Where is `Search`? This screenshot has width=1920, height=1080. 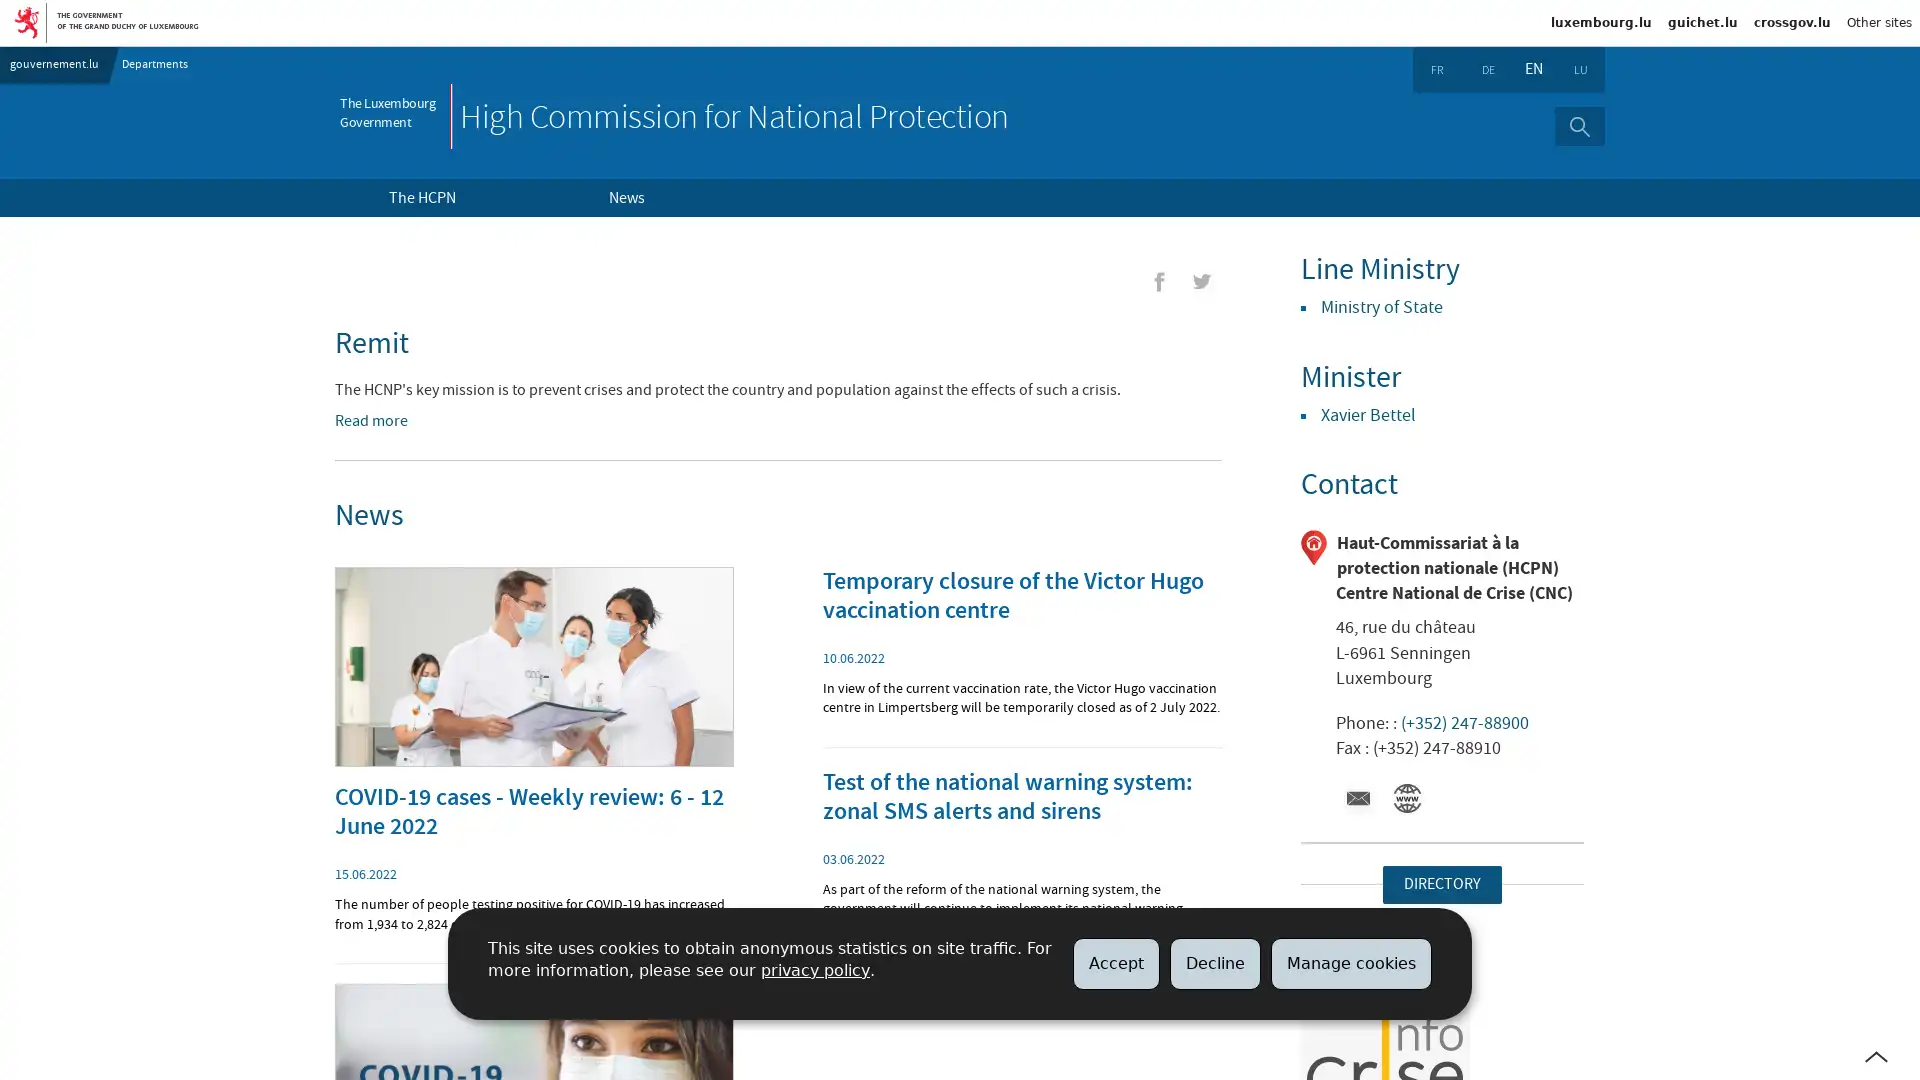
Search is located at coordinates (1578, 126).